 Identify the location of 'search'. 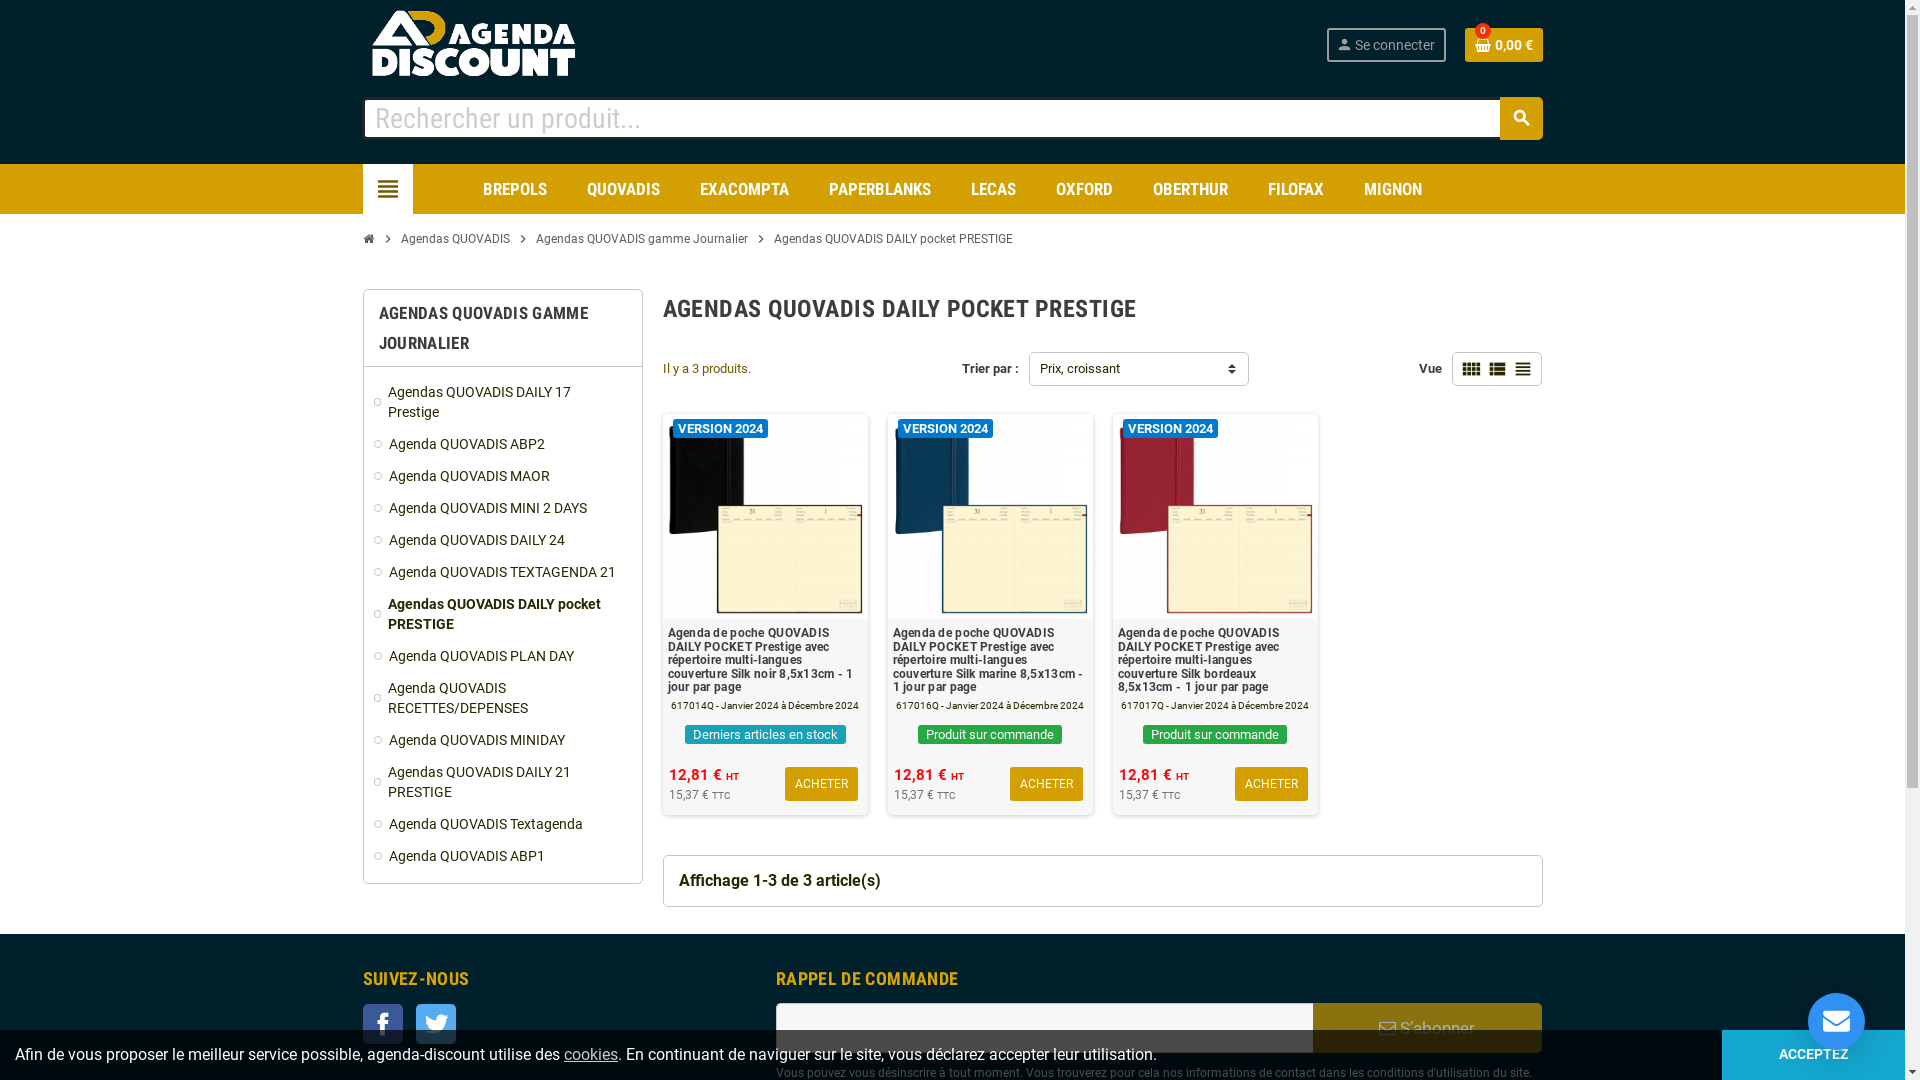
(1520, 118).